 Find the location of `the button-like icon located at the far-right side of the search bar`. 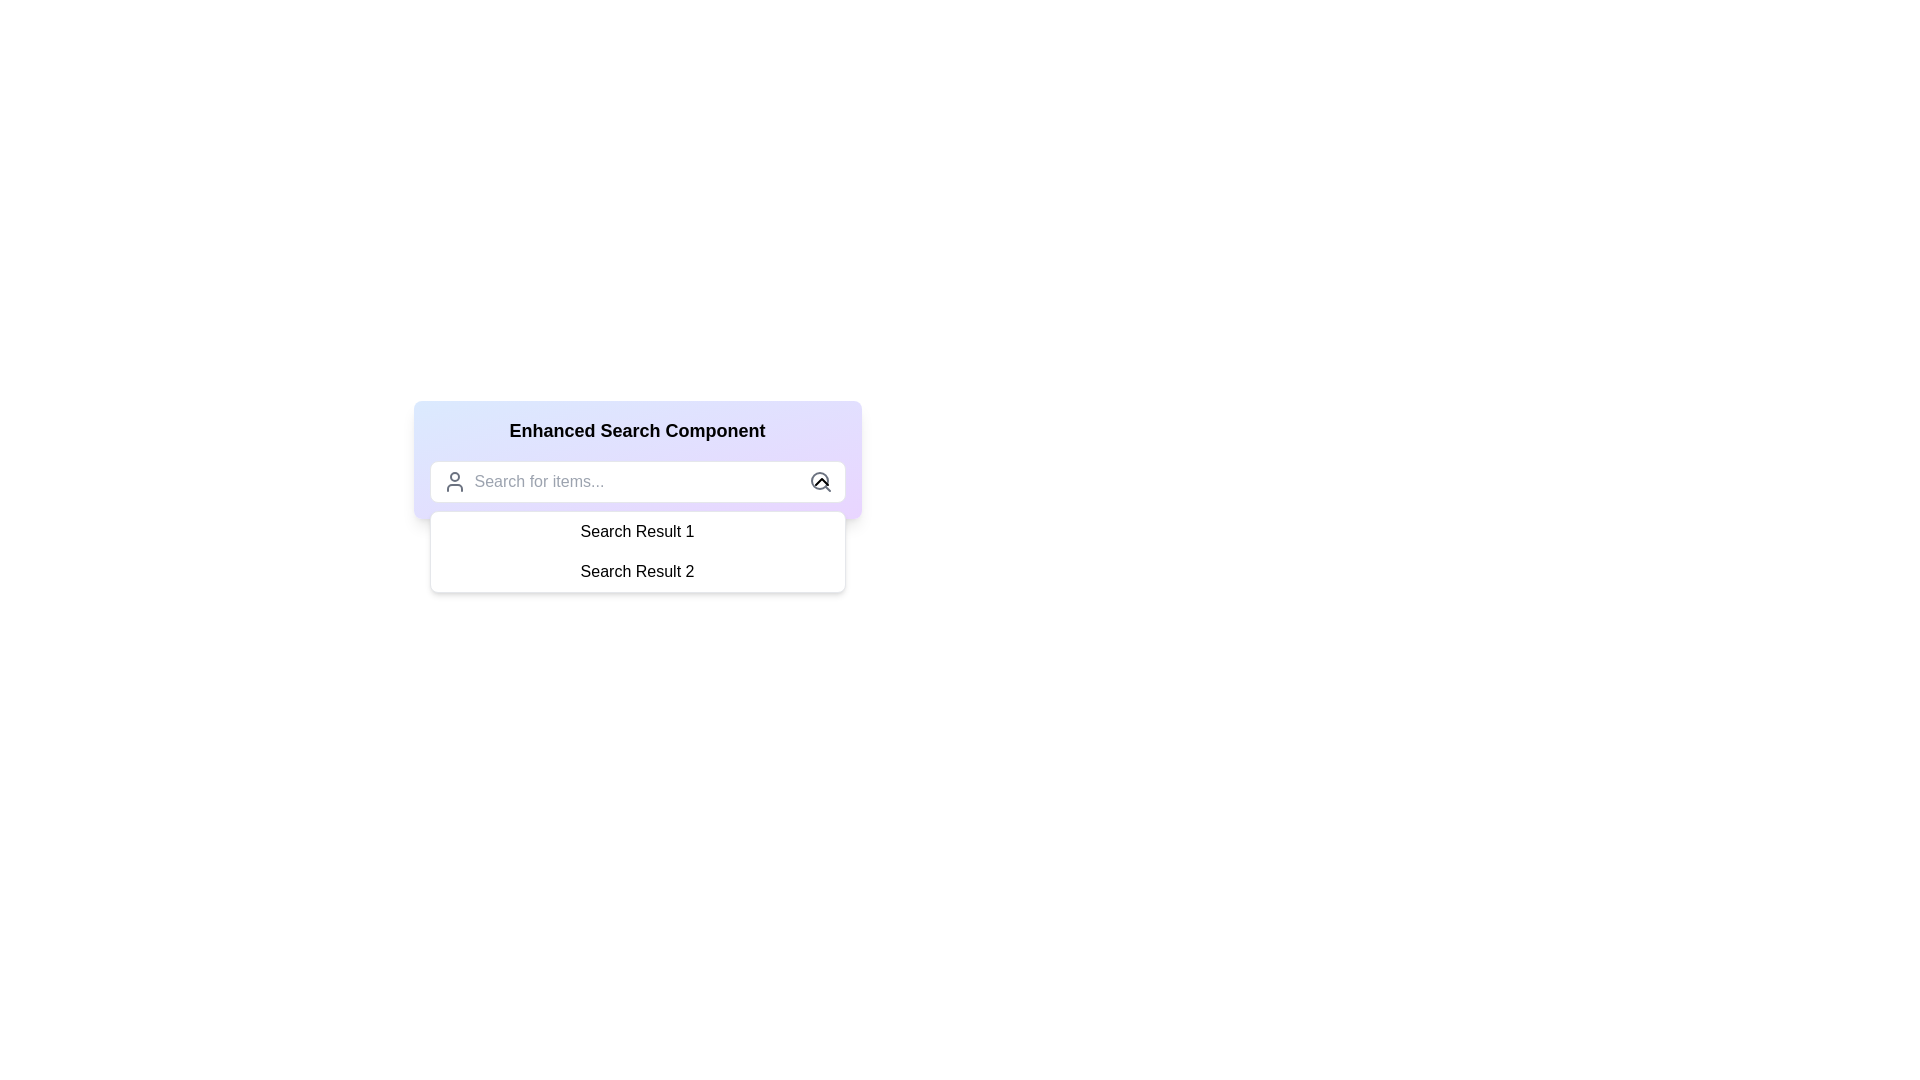

the button-like icon located at the far-right side of the search bar is located at coordinates (821, 482).